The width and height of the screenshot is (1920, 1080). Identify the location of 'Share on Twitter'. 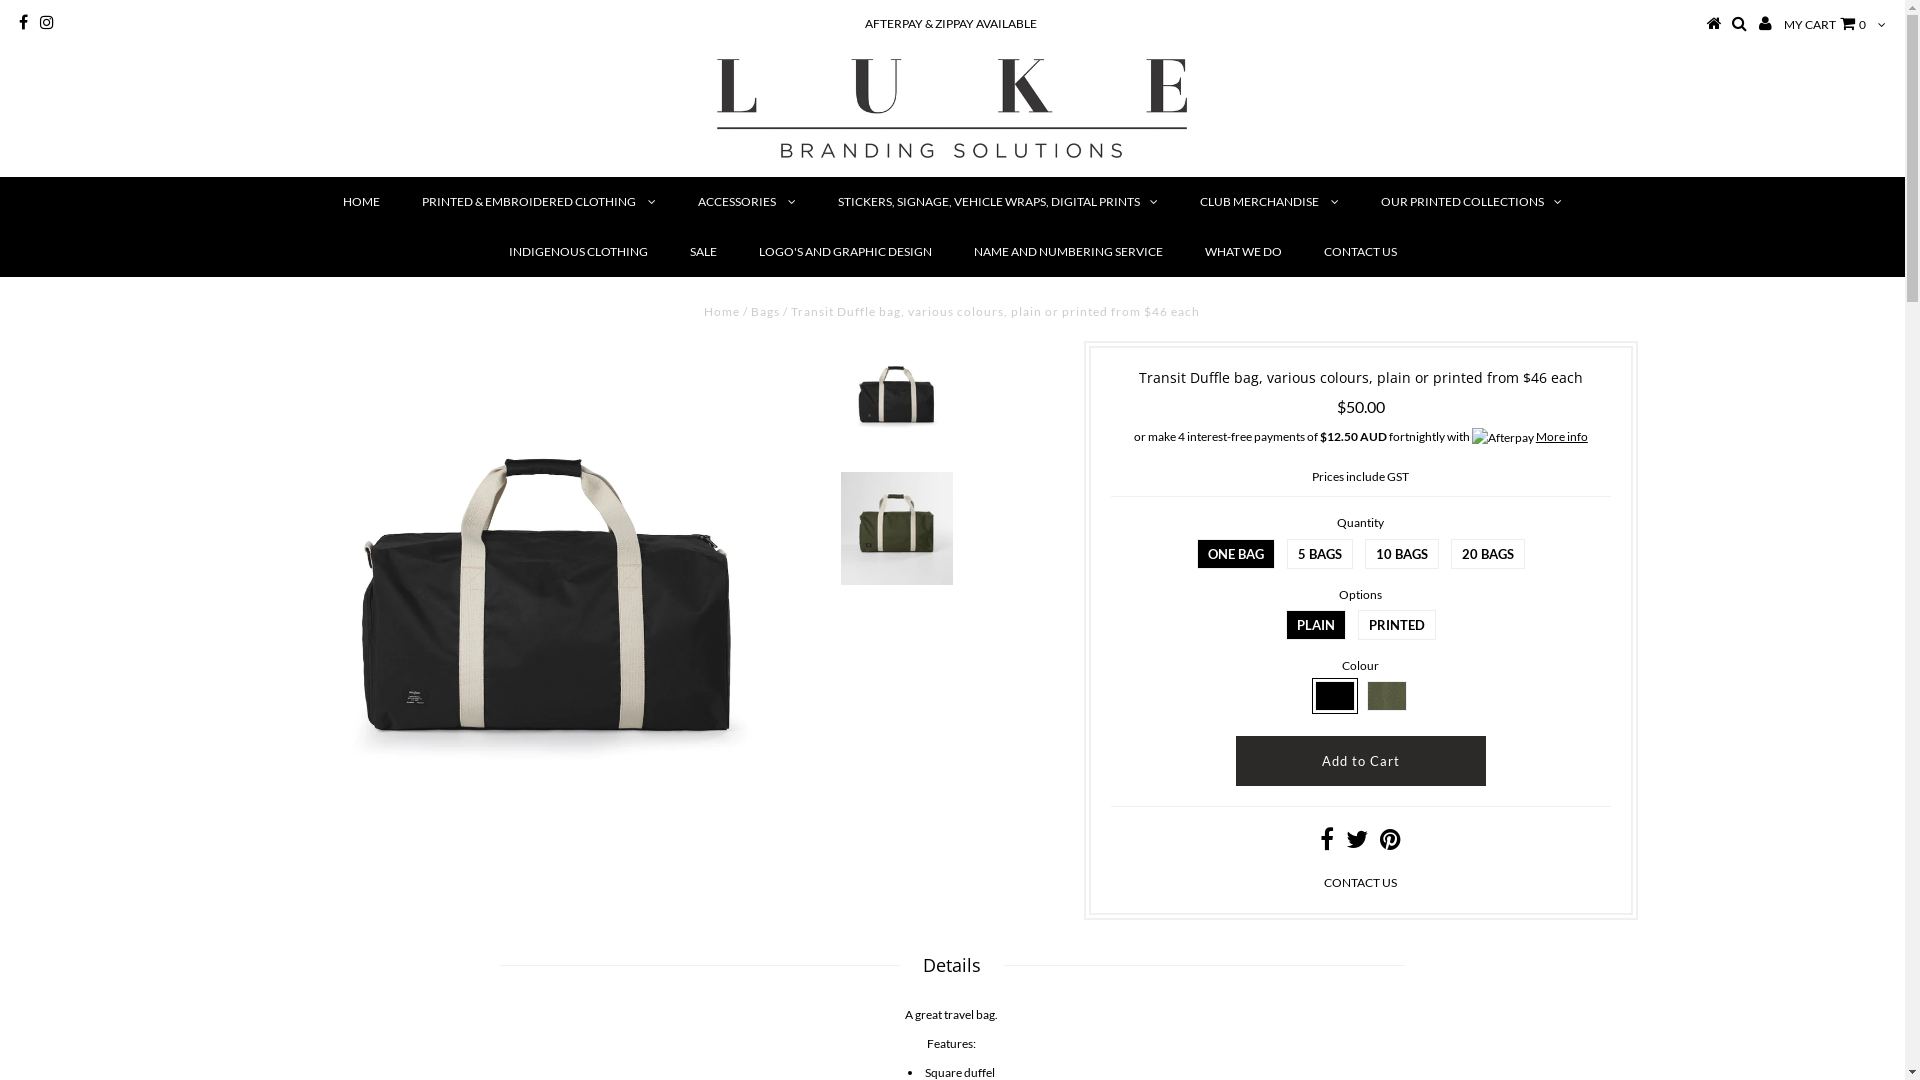
(1357, 843).